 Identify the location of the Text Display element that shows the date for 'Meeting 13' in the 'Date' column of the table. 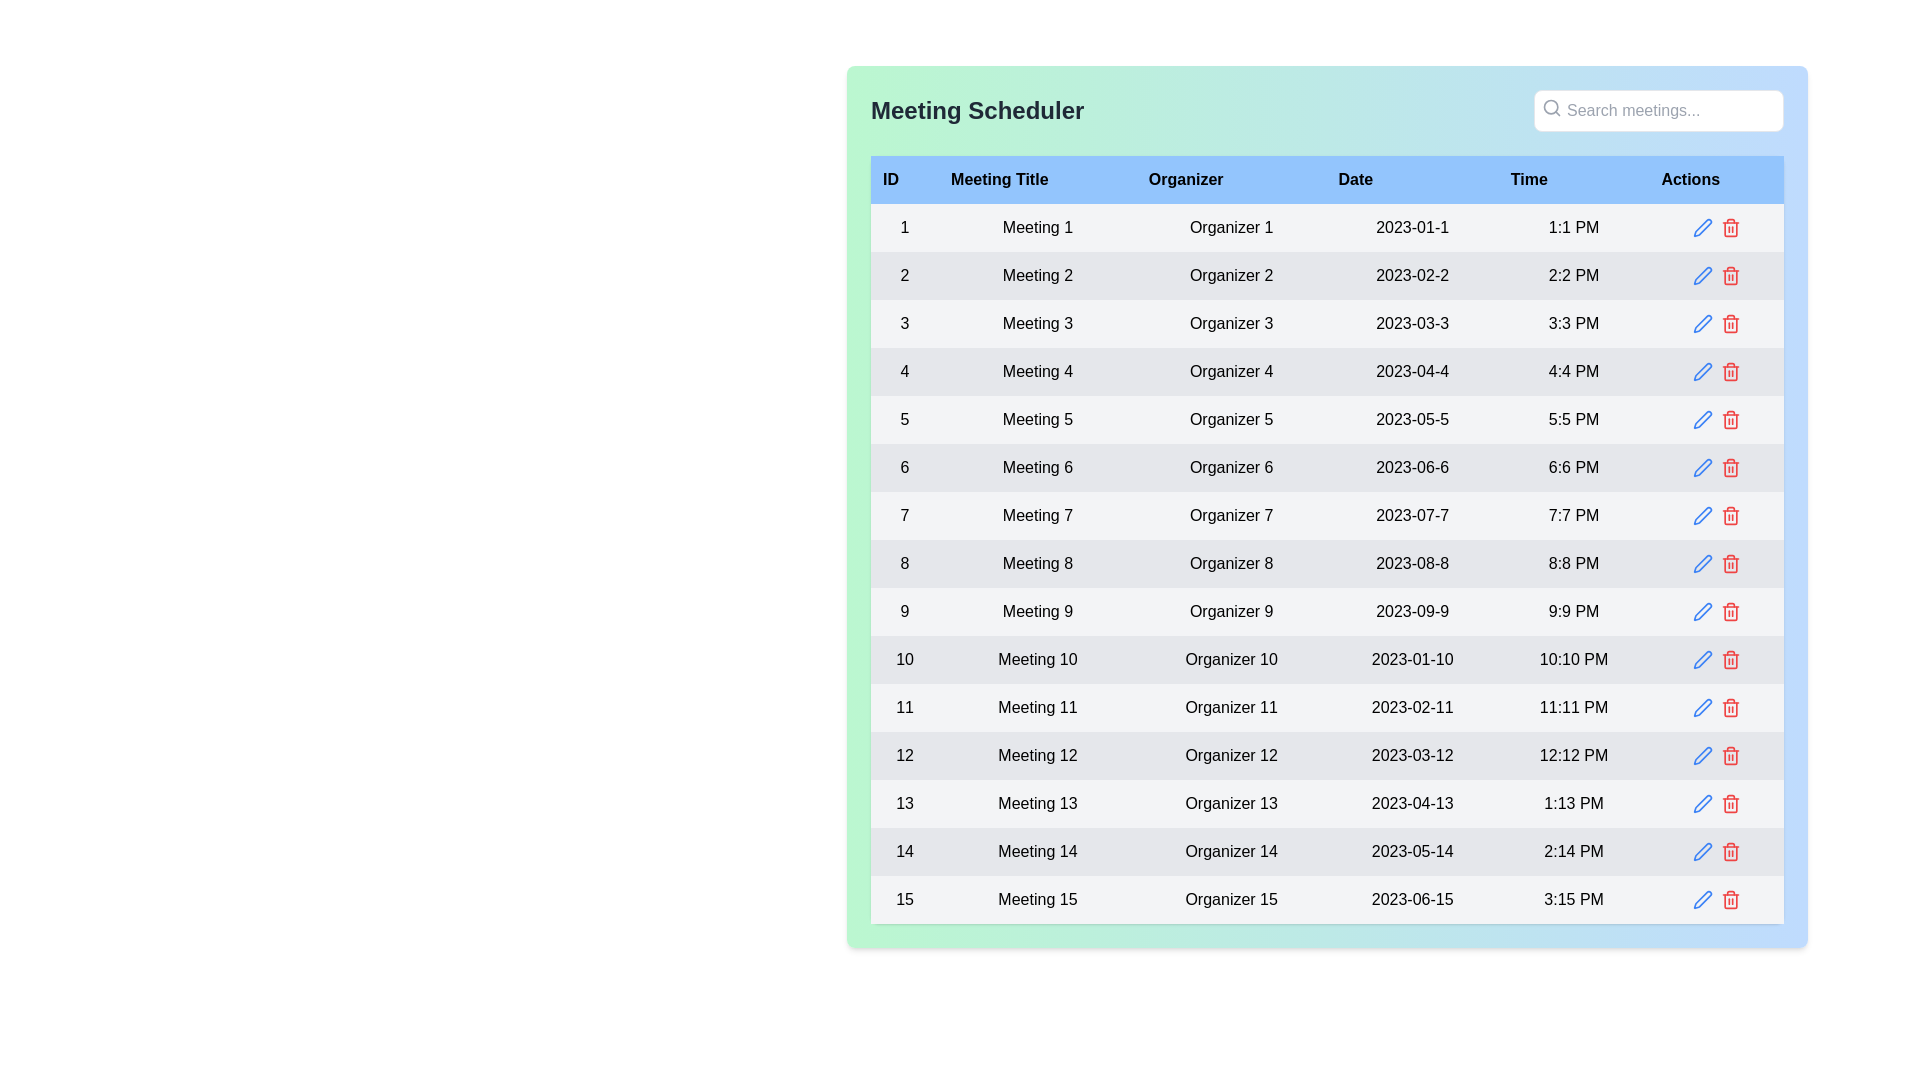
(1411, 802).